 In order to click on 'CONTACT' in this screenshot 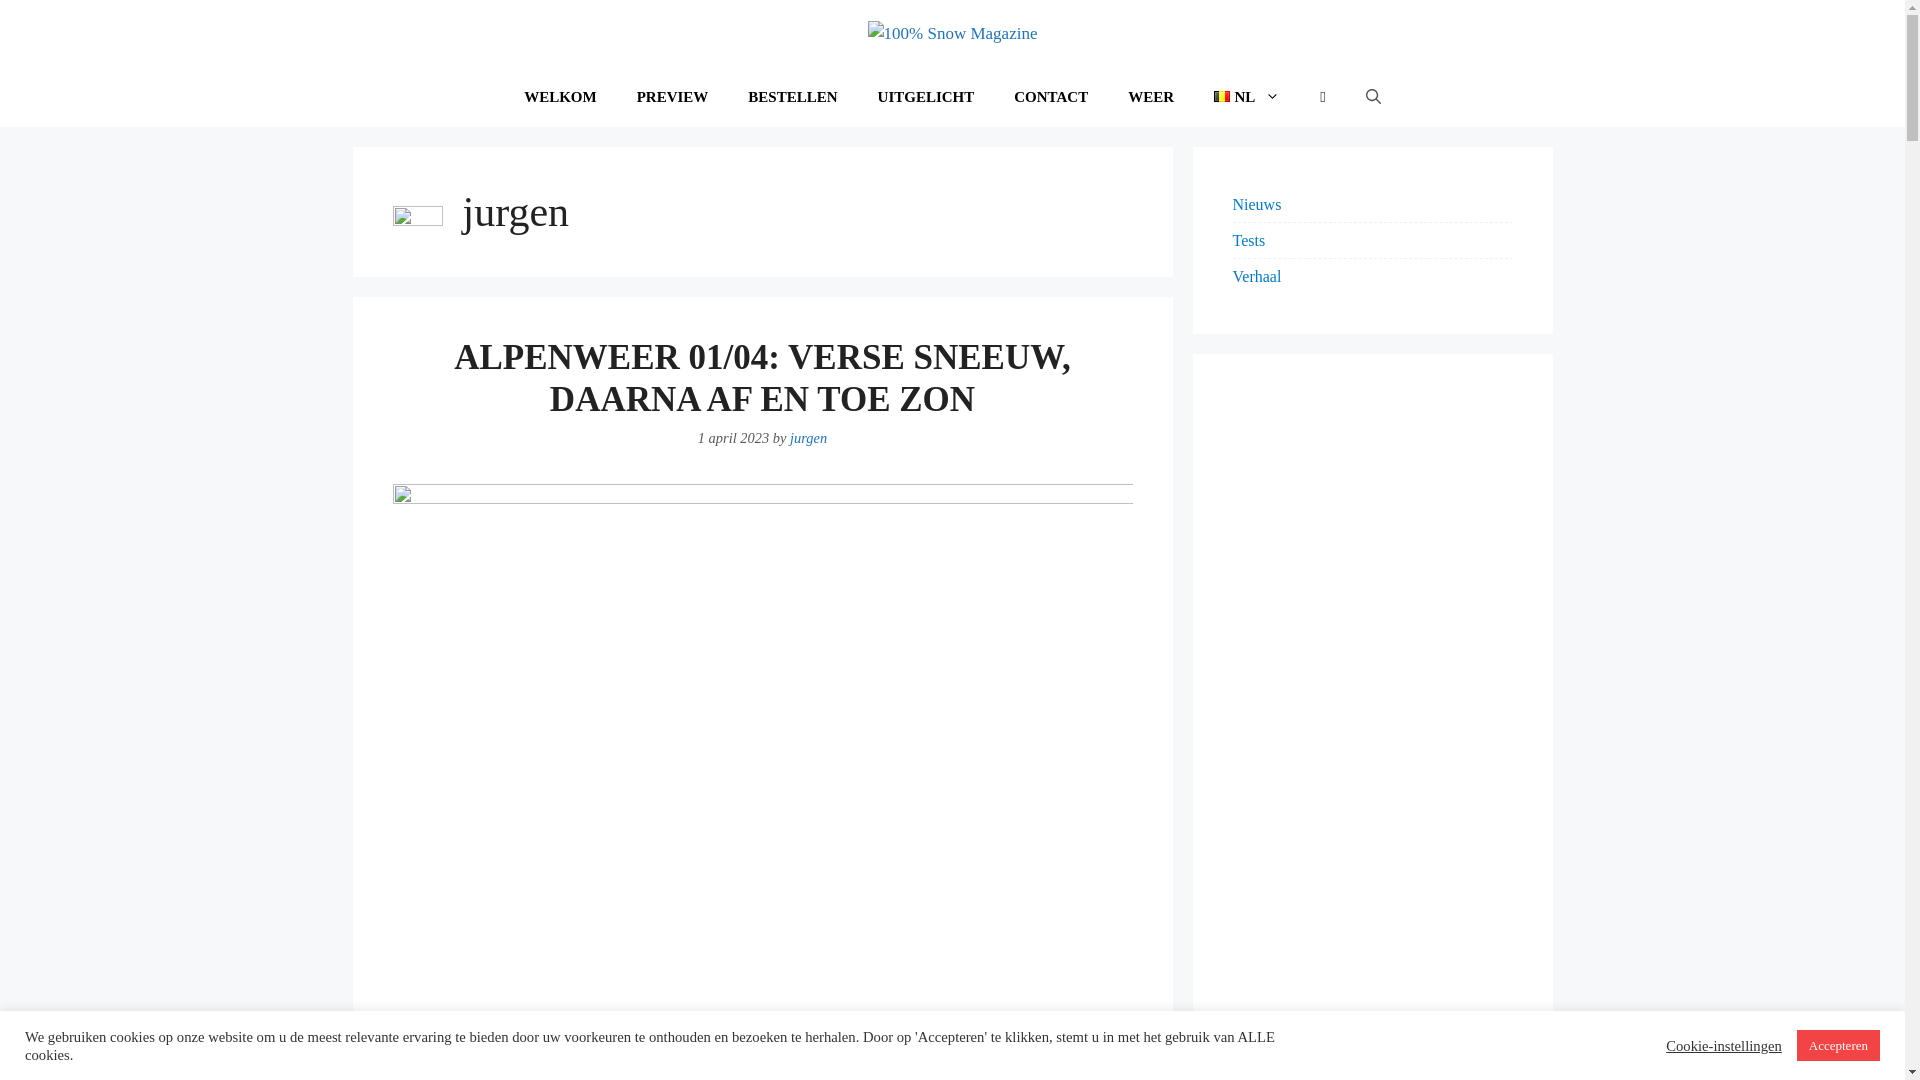, I will do `click(993, 96)`.